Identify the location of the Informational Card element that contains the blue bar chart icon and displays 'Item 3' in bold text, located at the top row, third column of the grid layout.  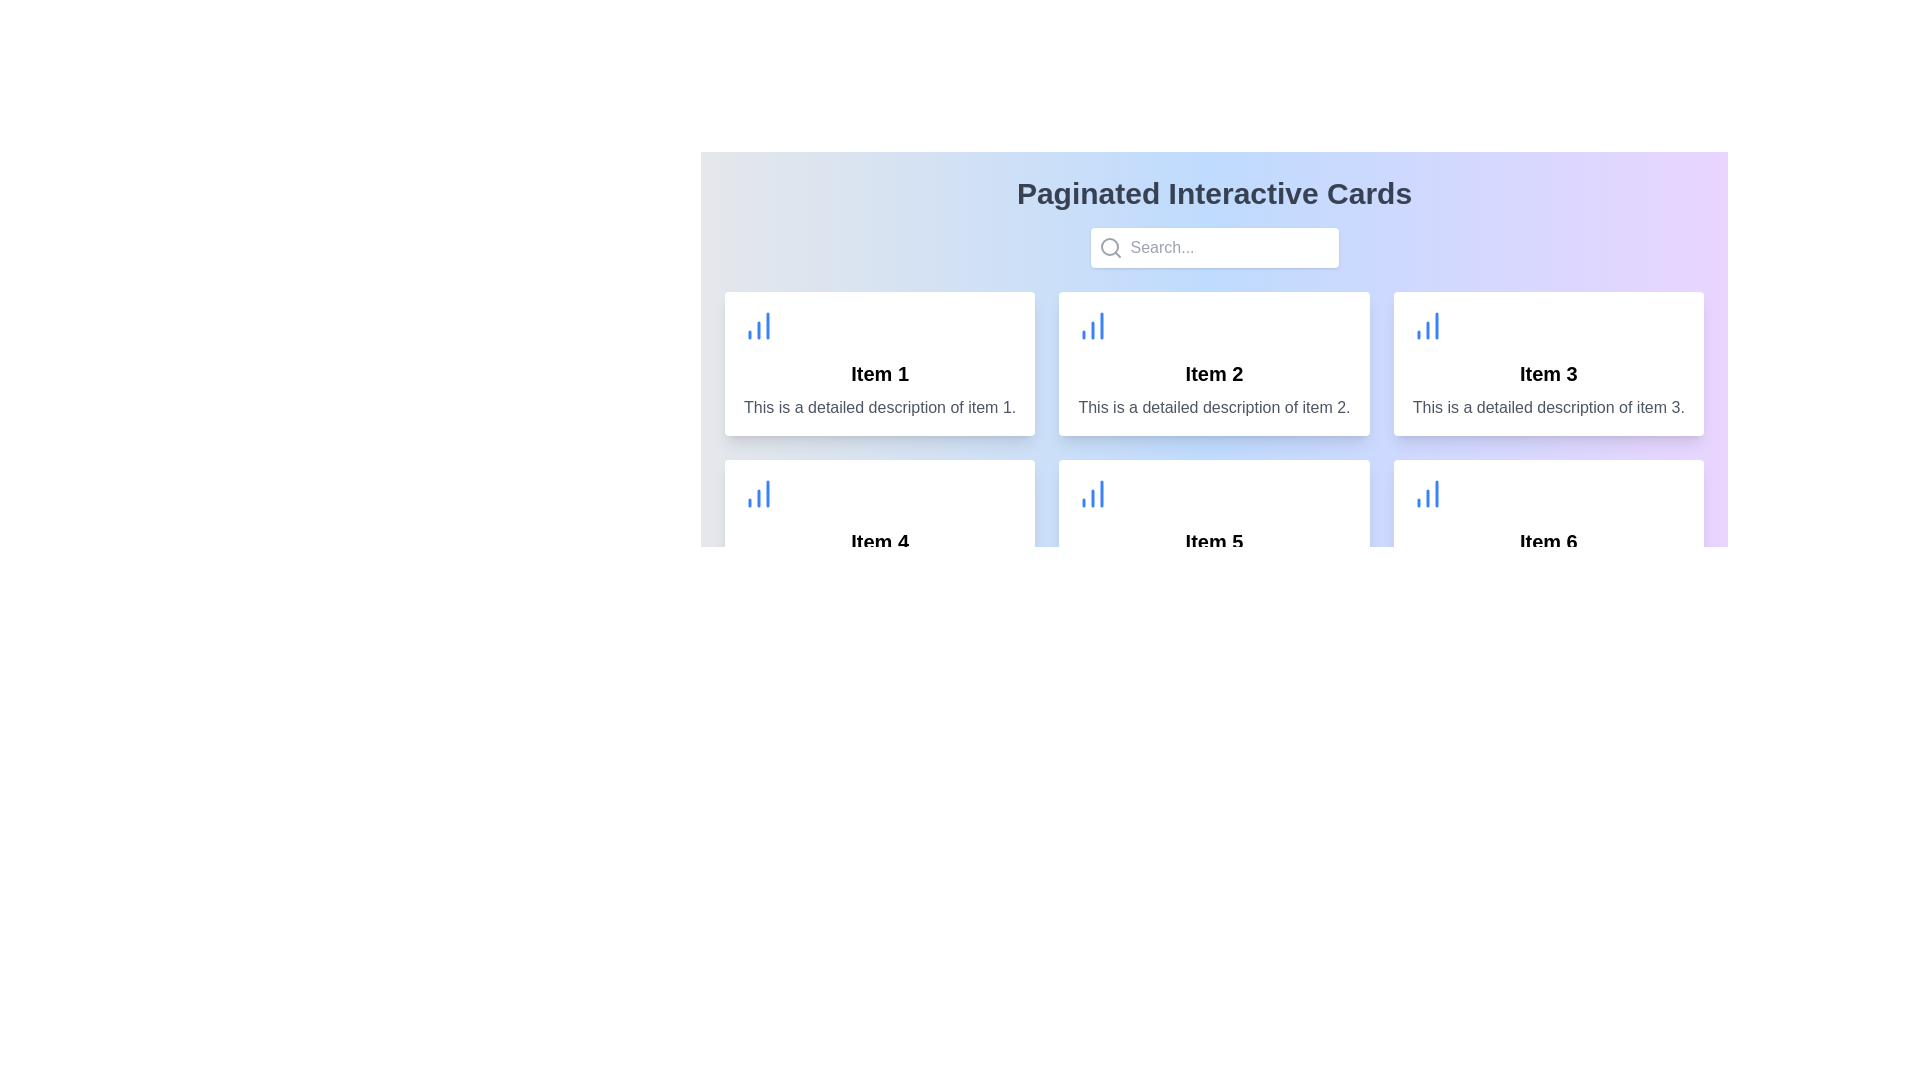
(1547, 363).